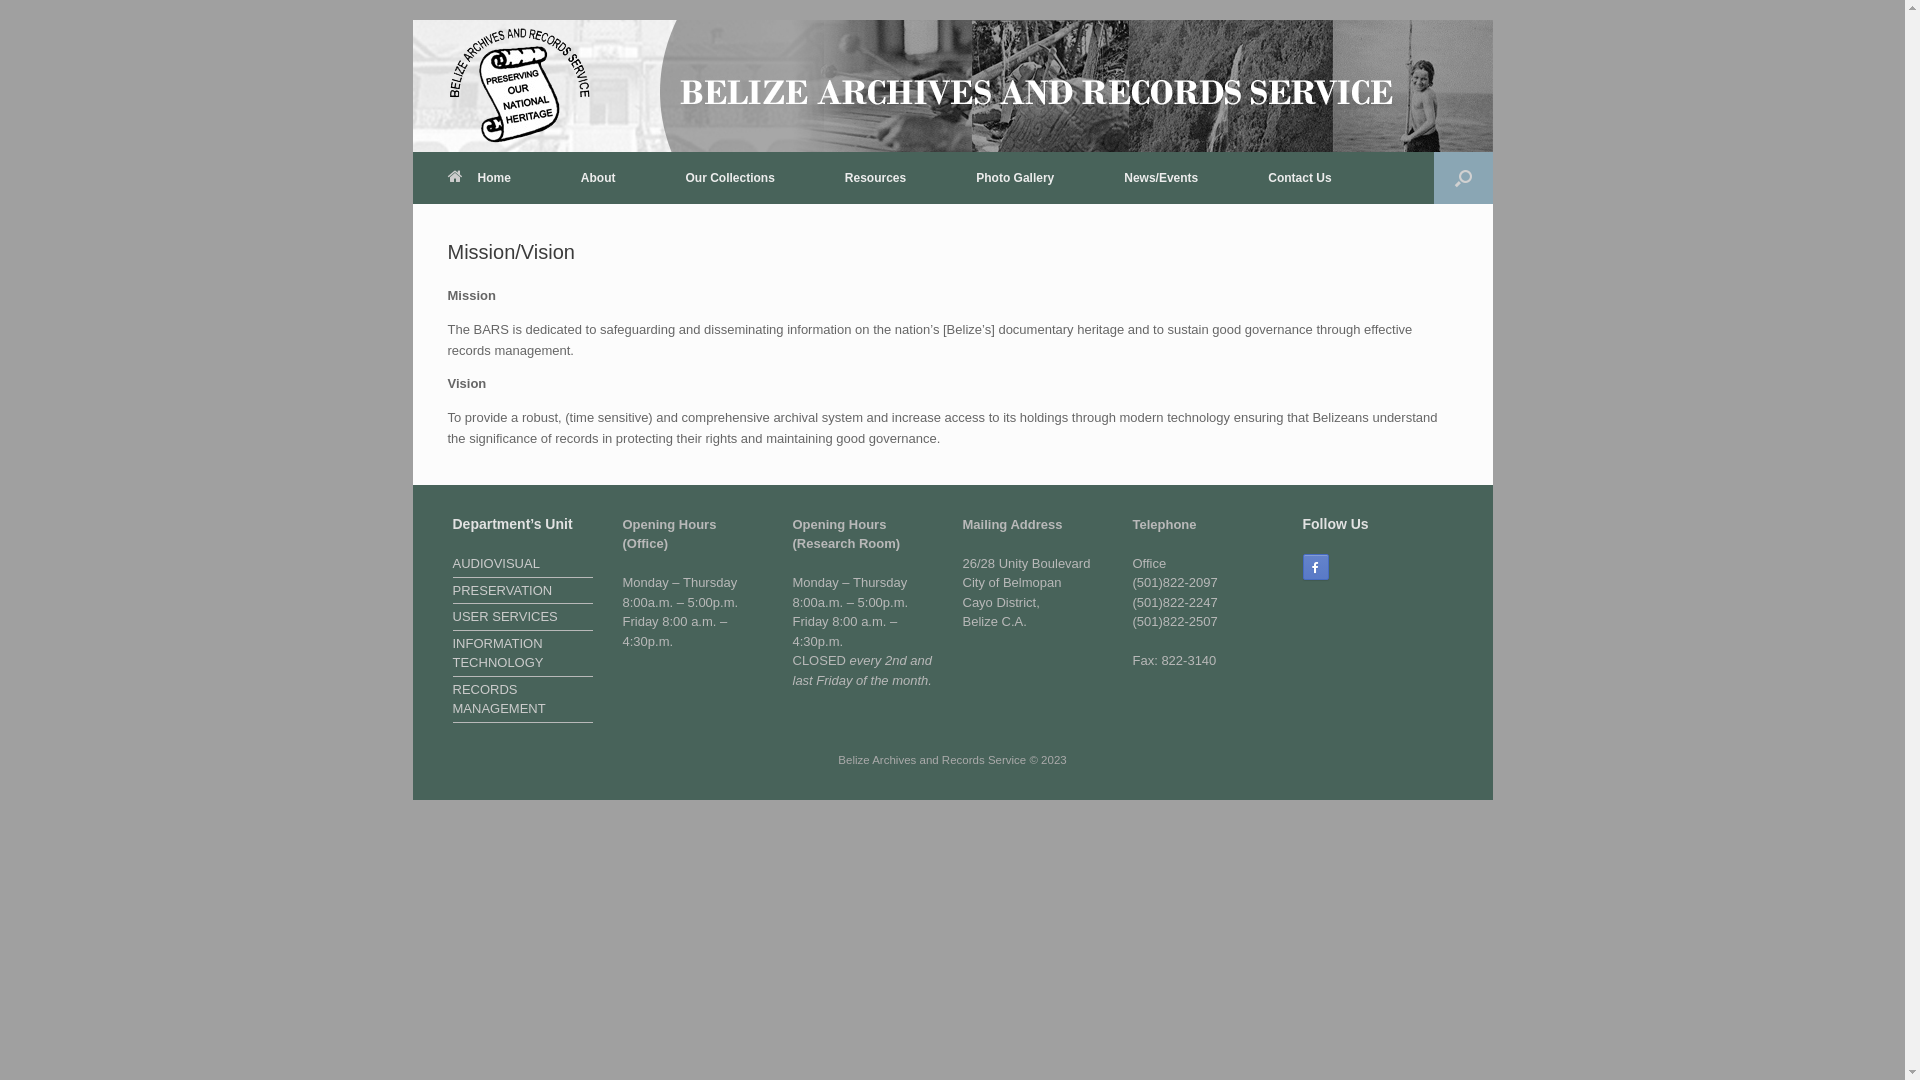 This screenshot has height=1080, width=1920. I want to click on 'AUDIOVISUAL', so click(522, 566).